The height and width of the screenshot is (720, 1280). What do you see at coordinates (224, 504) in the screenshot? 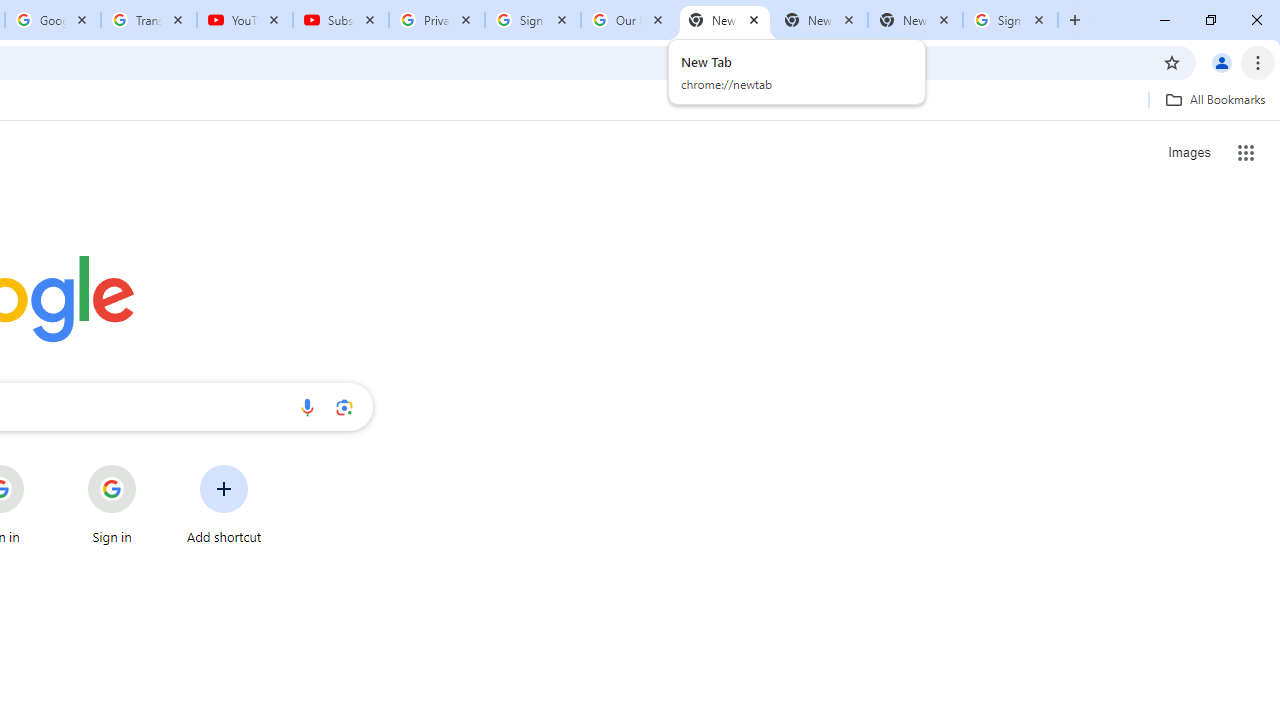
I see `'Add shortcut'` at bounding box center [224, 504].